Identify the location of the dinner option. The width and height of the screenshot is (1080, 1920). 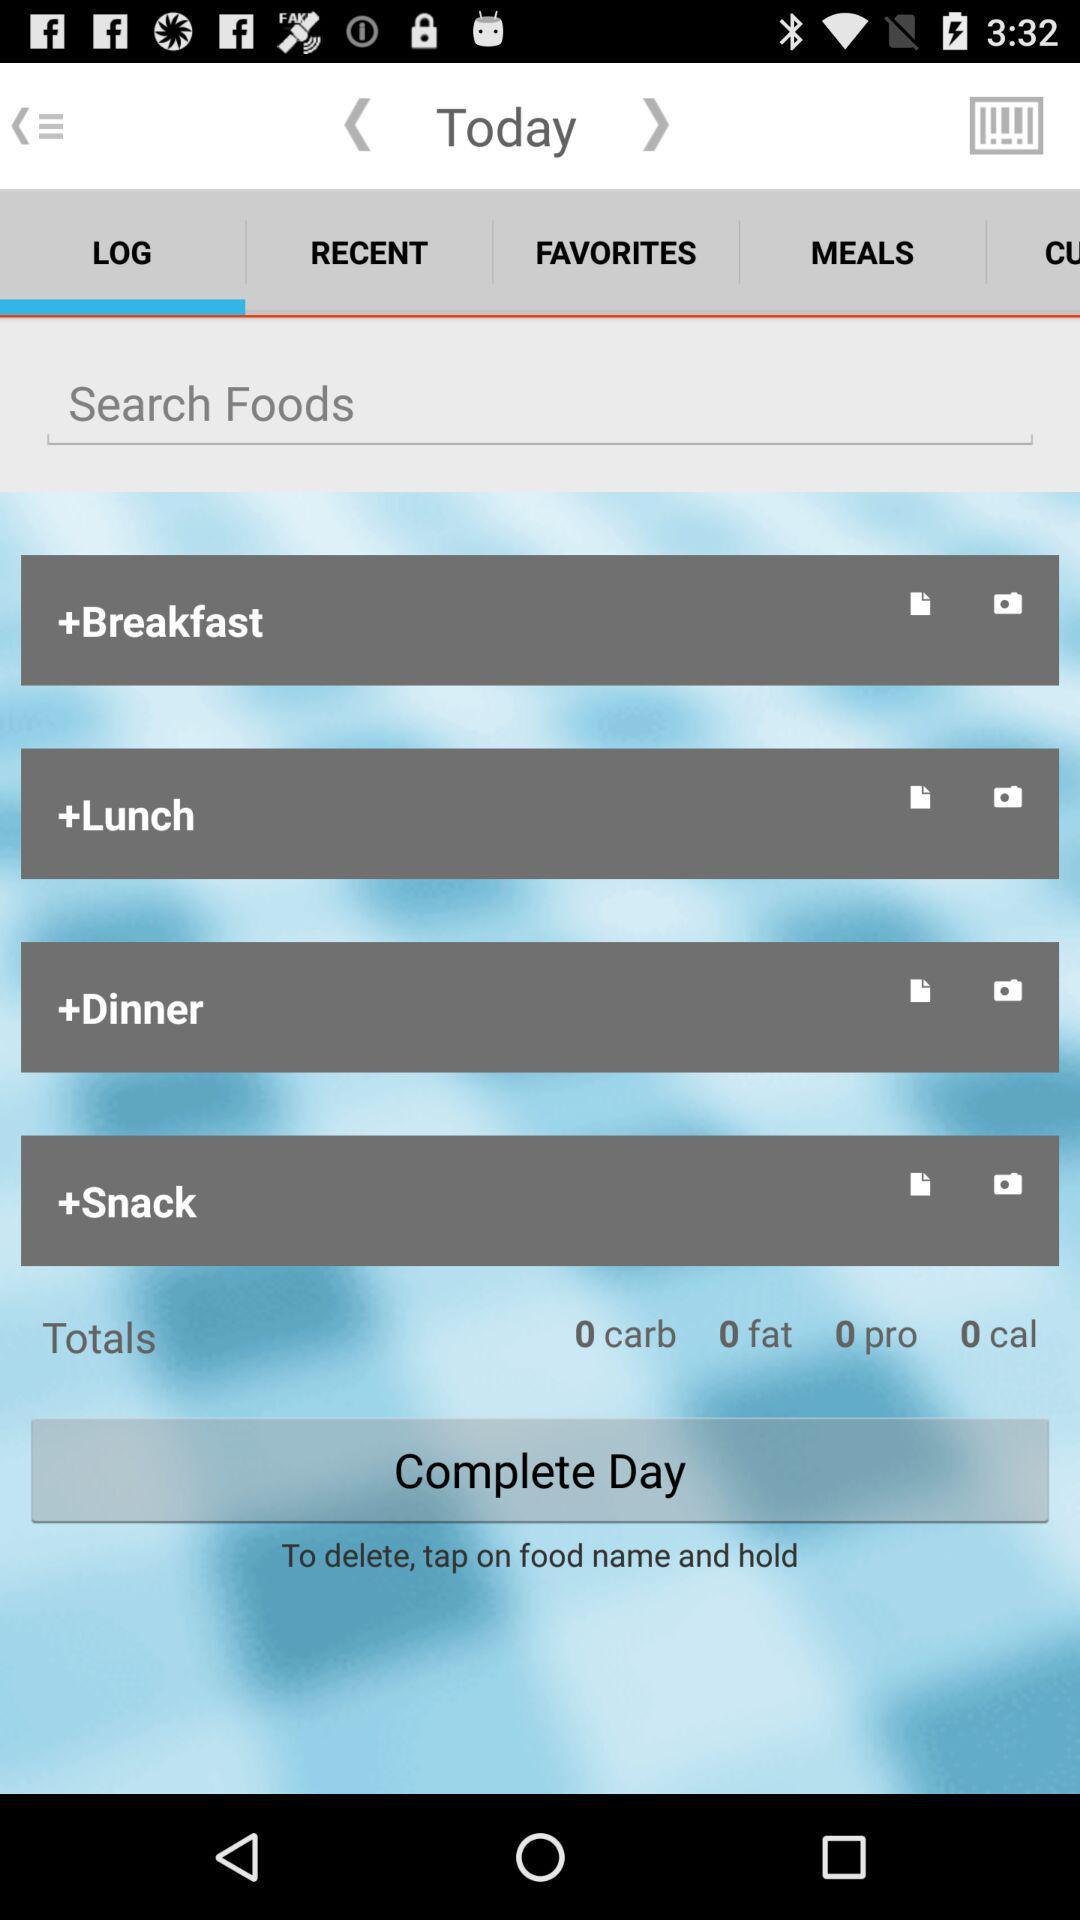
(468, 1007).